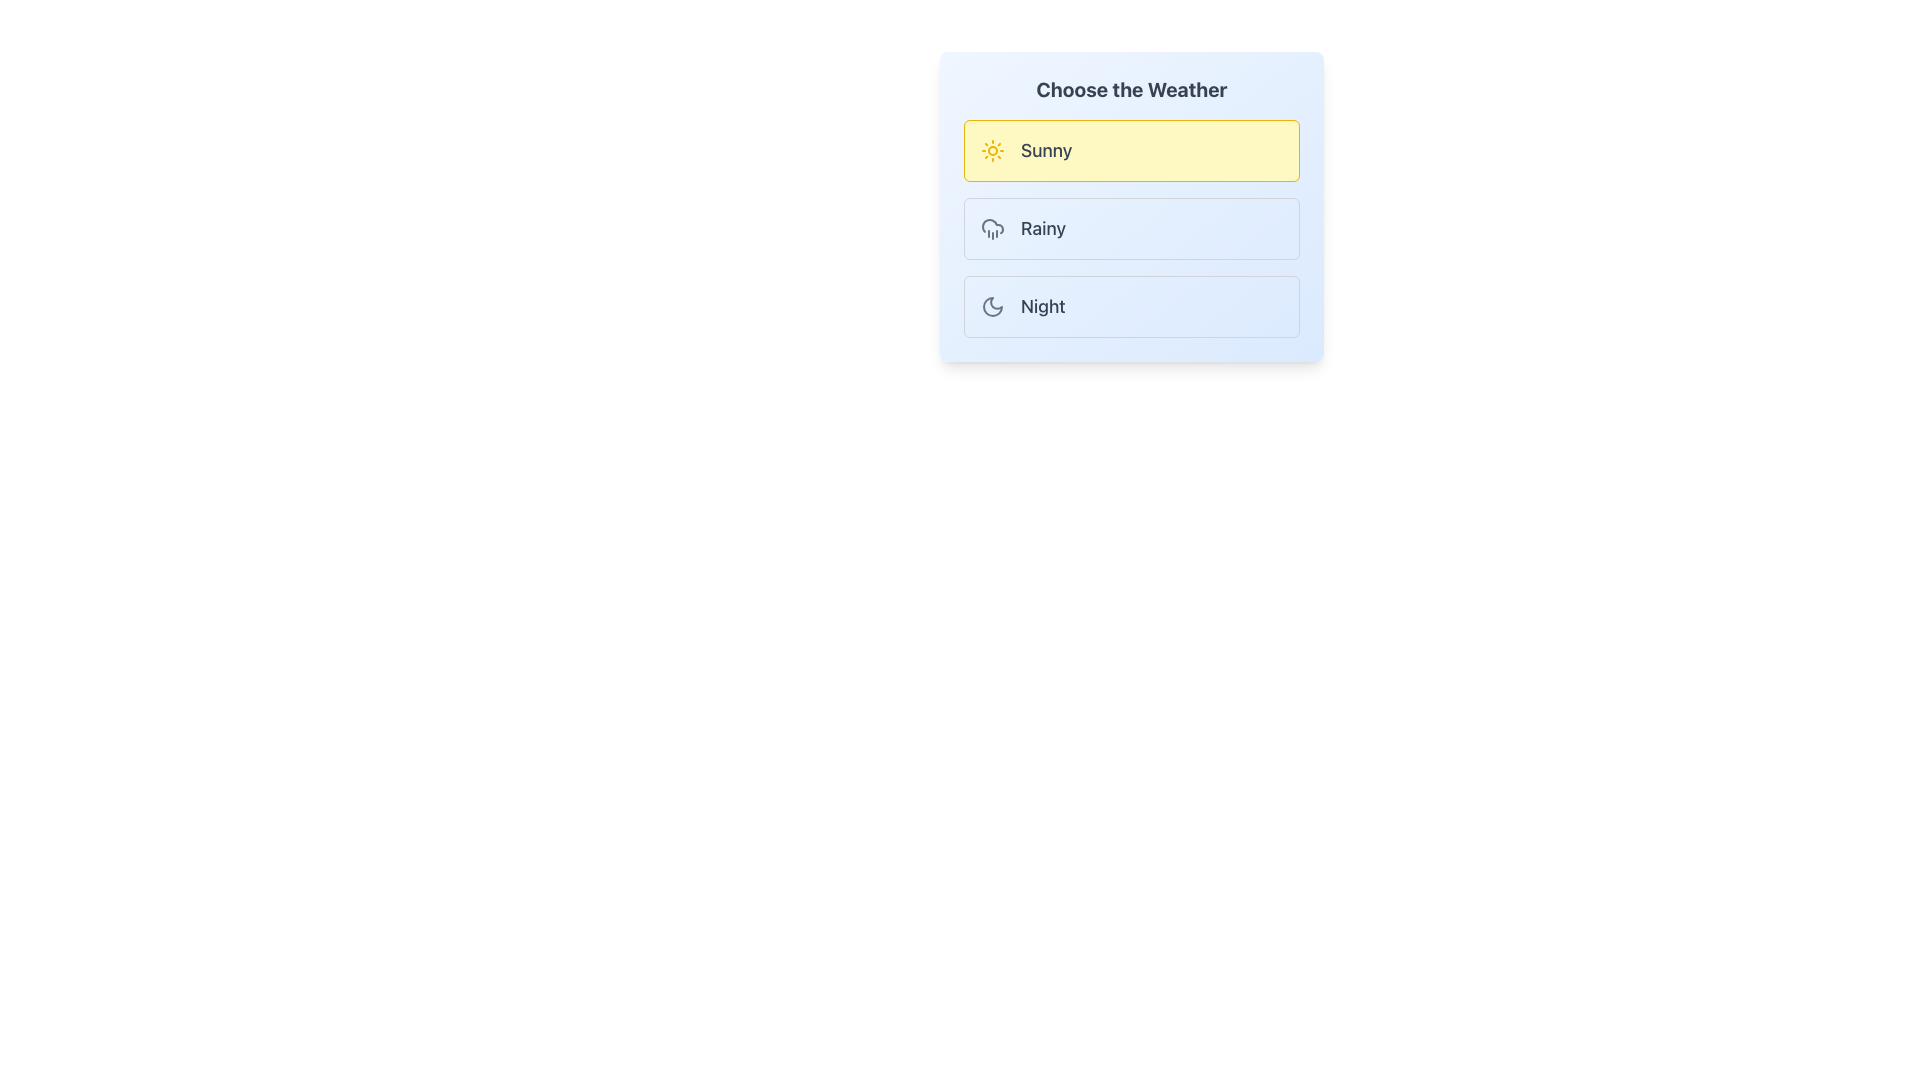 The image size is (1920, 1080). Describe the element at coordinates (993, 307) in the screenshot. I see `the 'Night' icon located in the third row of the 'Choose the Weather' selection box, positioned under the 'Rainy' option and next to the 'Night' label` at that location.